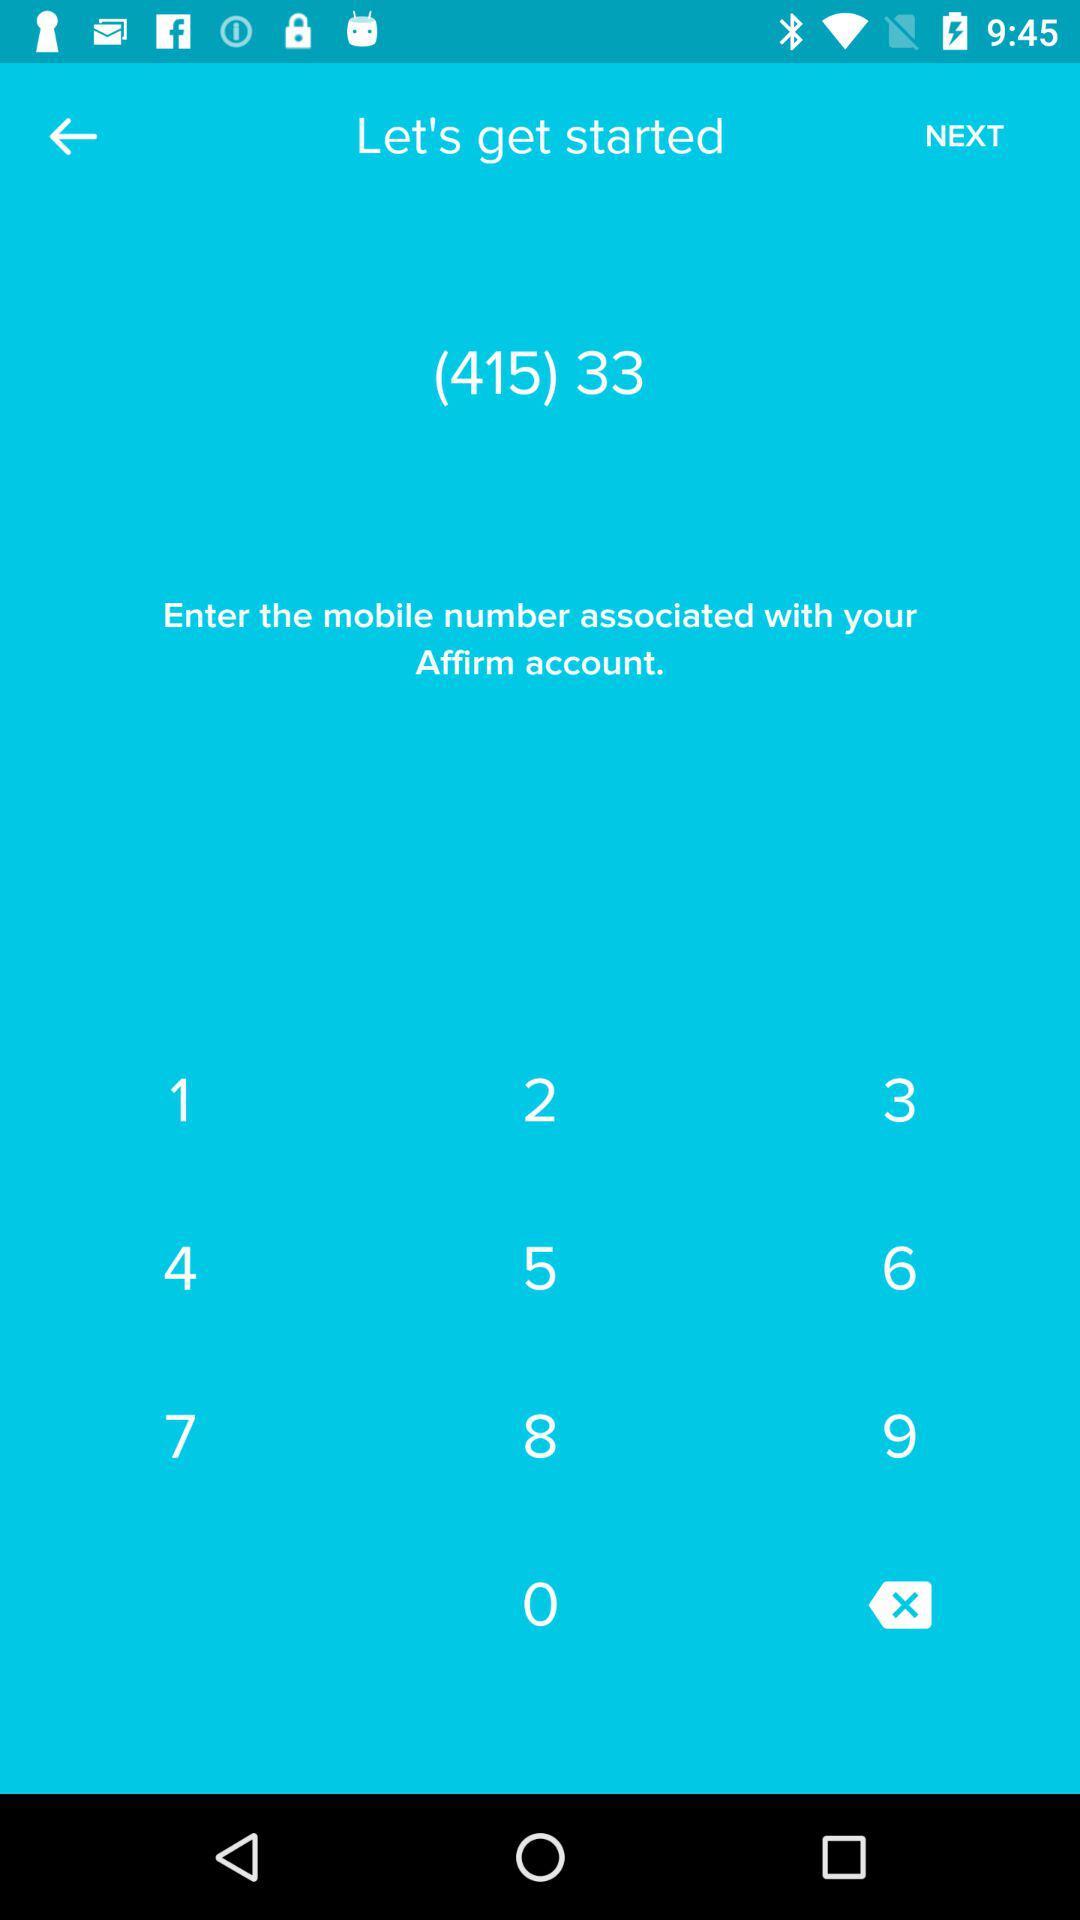 This screenshot has height=1920, width=1080. Describe the element at coordinates (180, 1435) in the screenshot. I see `item at the bottom left corner` at that location.